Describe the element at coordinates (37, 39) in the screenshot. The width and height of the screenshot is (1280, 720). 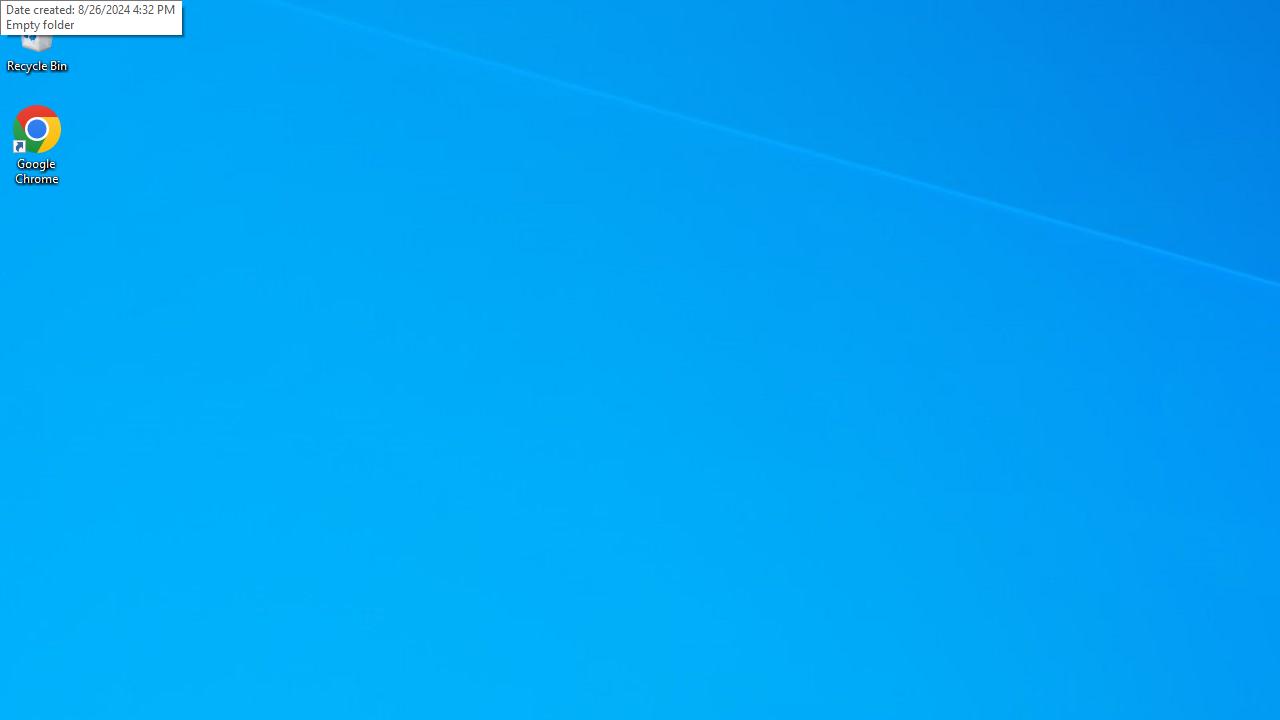
I see `'Recycle Bin'` at that location.